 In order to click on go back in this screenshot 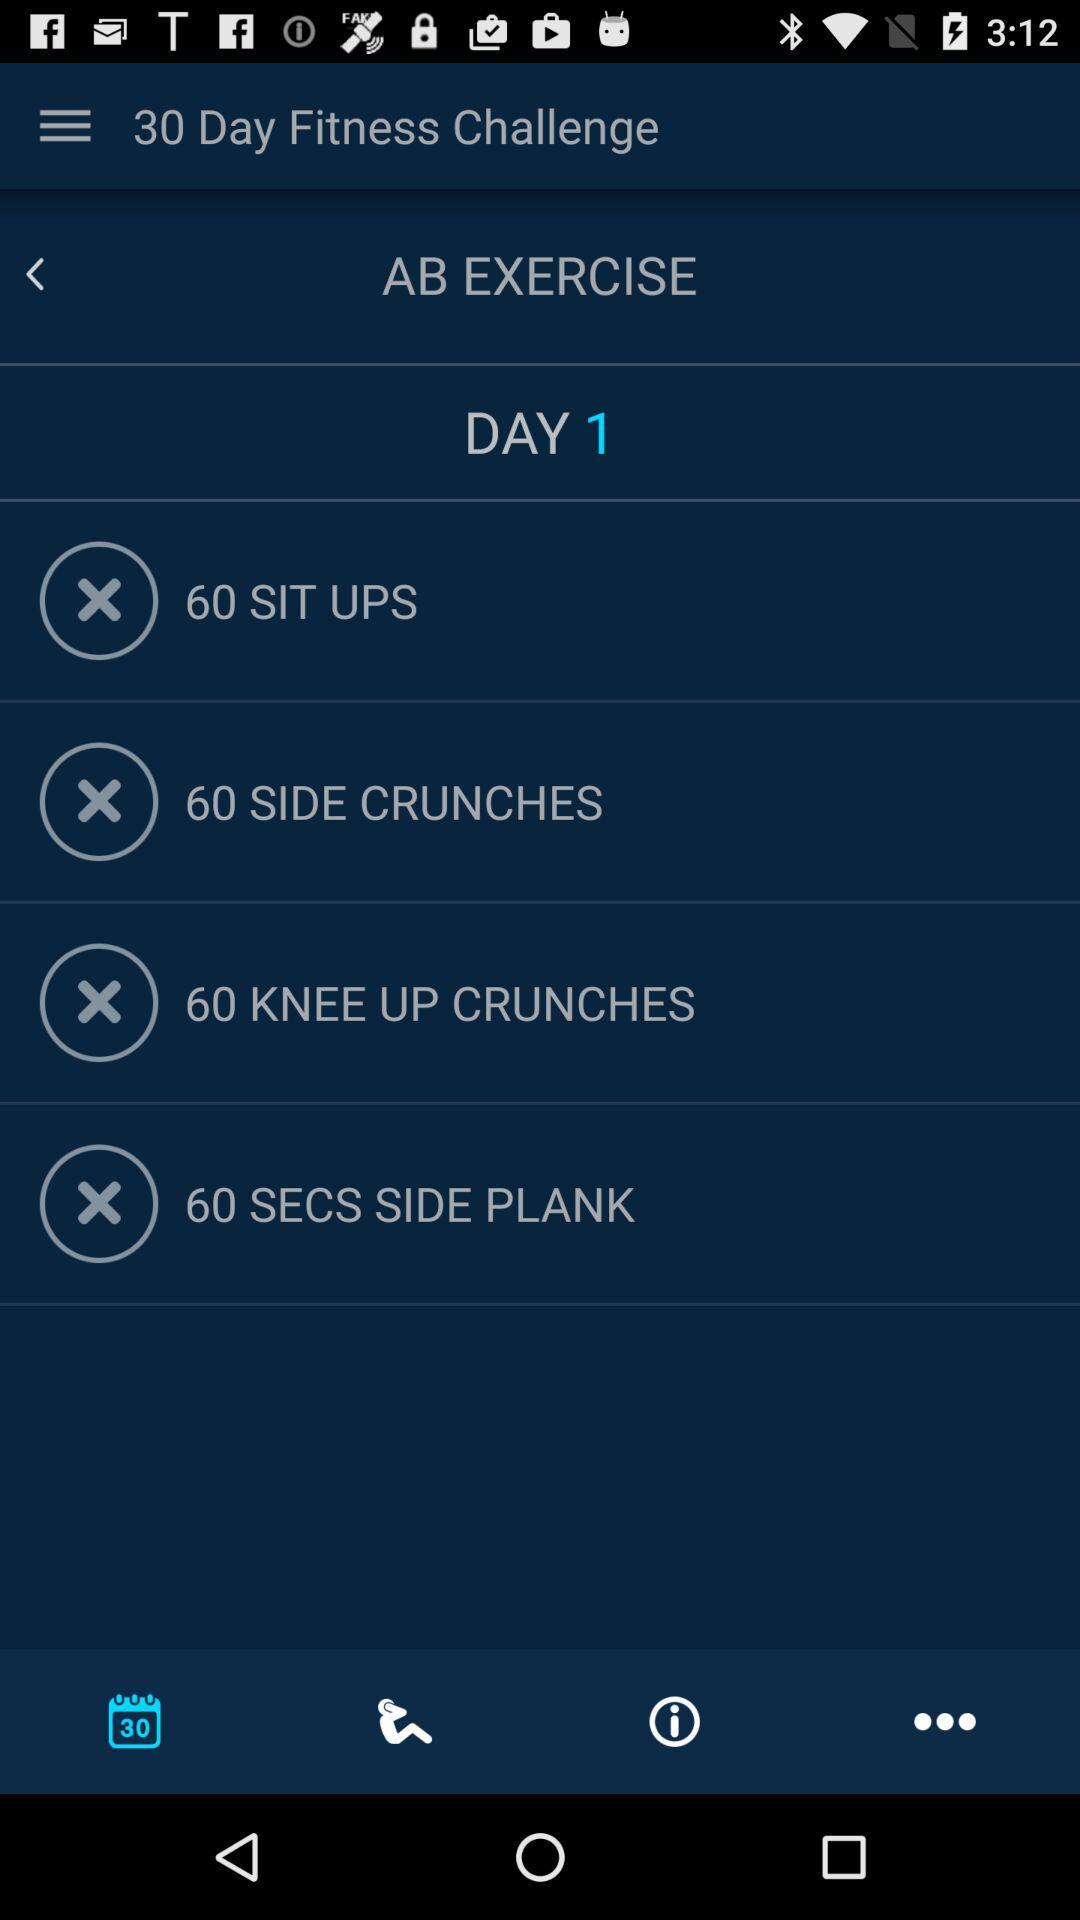, I will do `click(58, 273)`.